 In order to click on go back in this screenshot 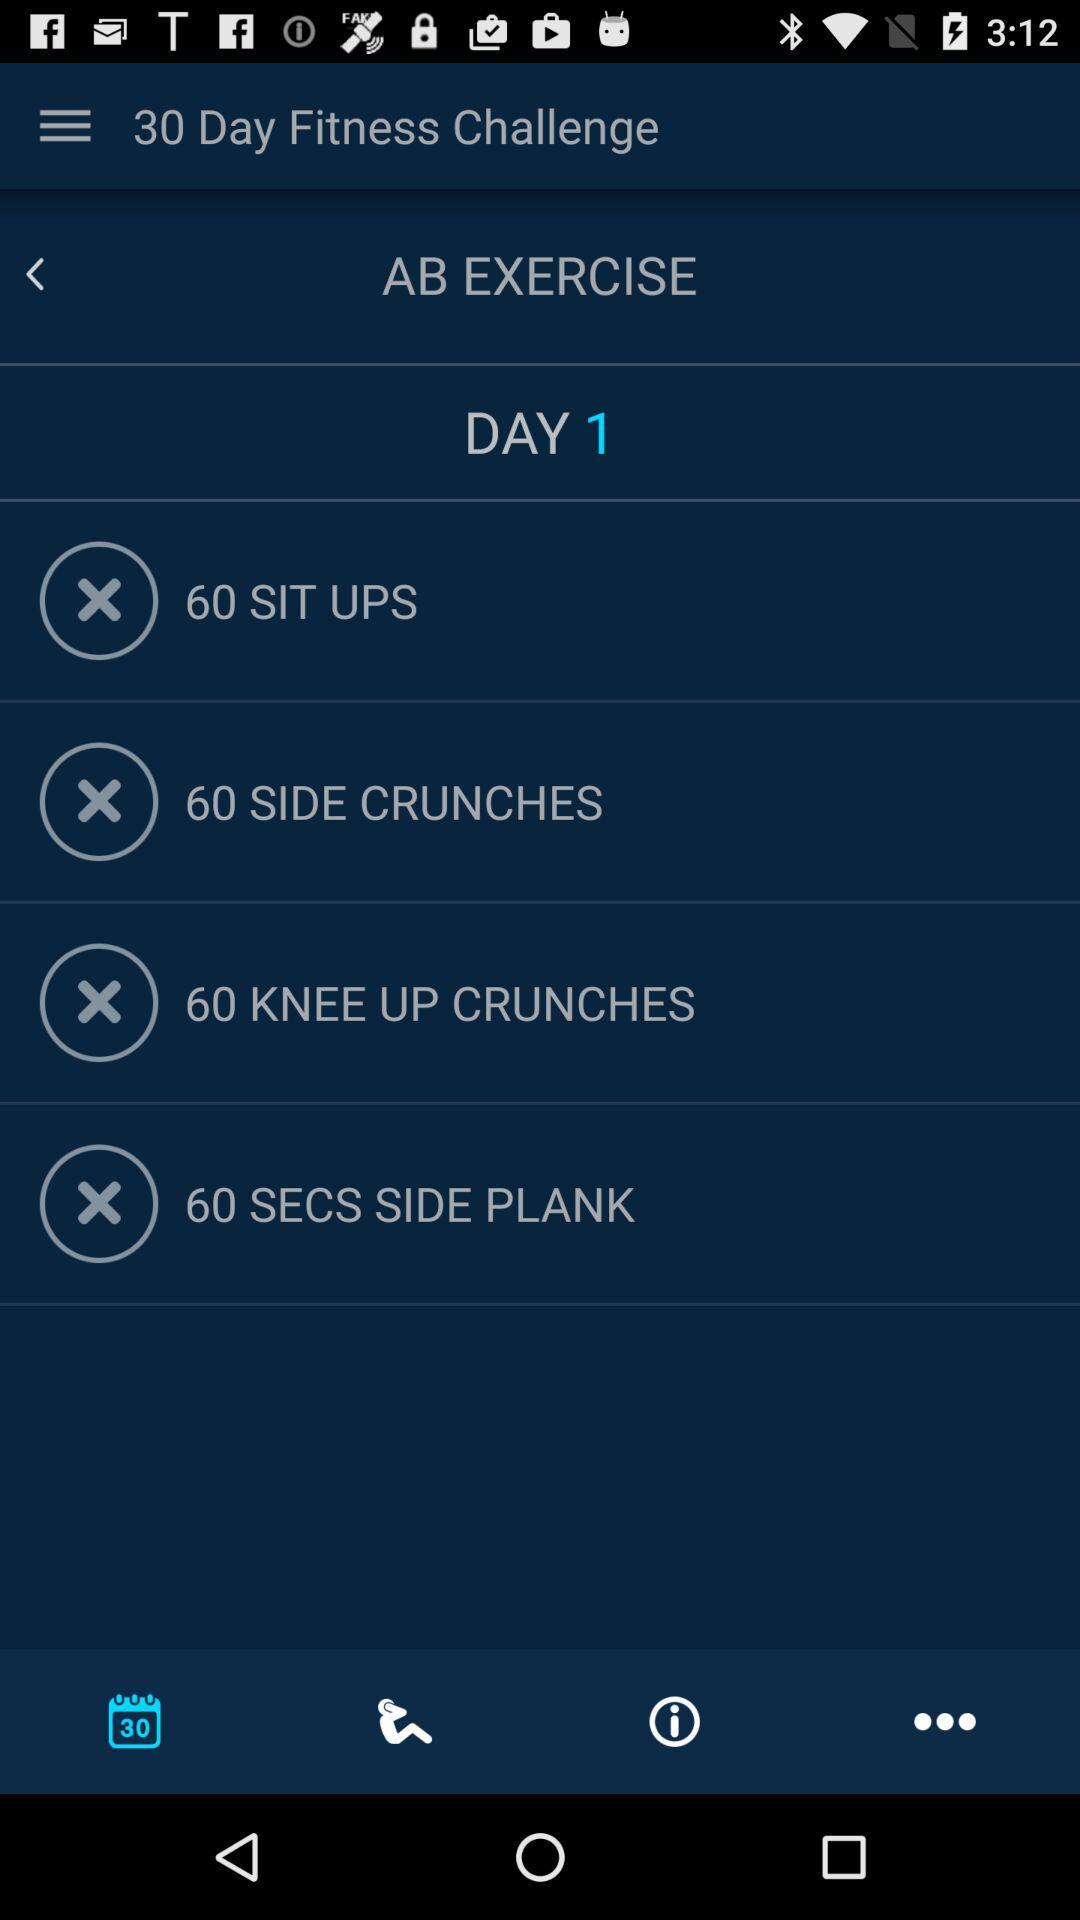, I will do `click(58, 273)`.